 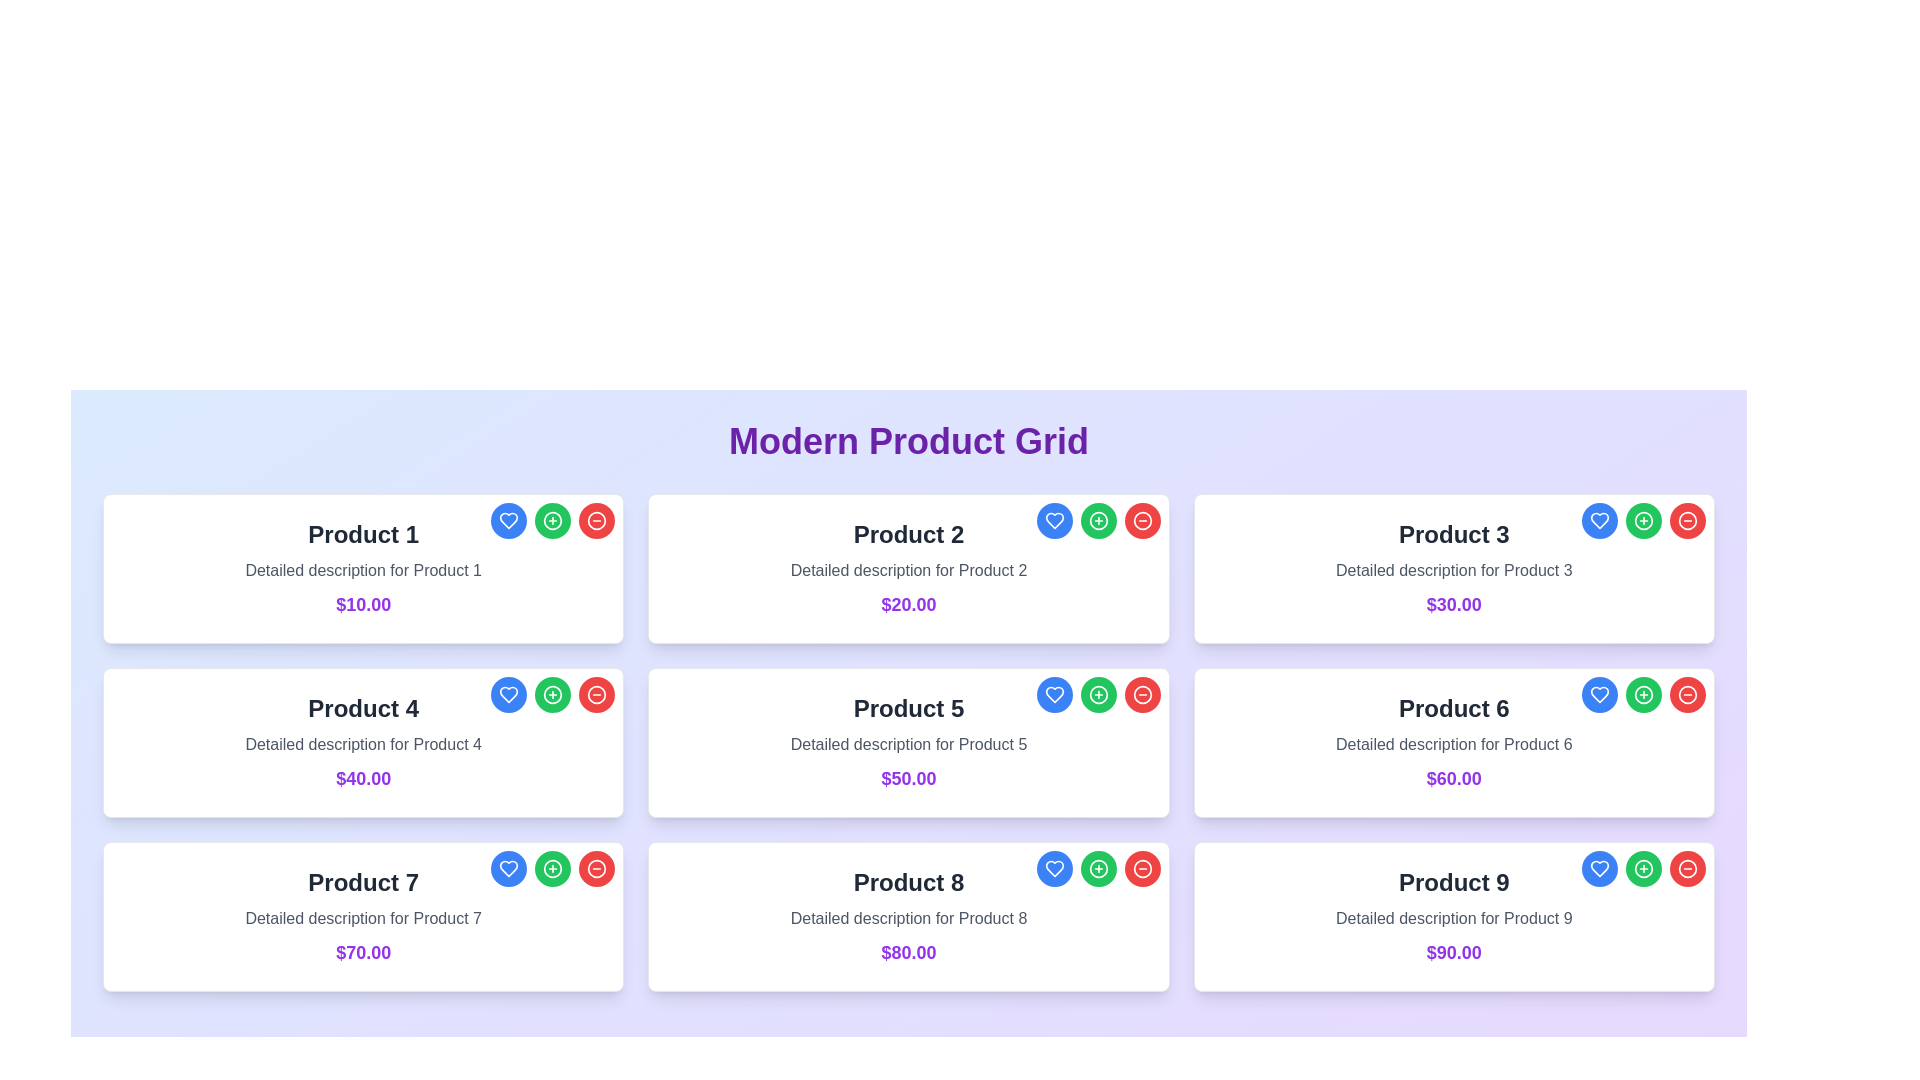 What do you see at coordinates (907, 569) in the screenshot?
I see `the product display card representing 'Product 2', which is the second card in the grid layout located in the first row and second column` at bounding box center [907, 569].